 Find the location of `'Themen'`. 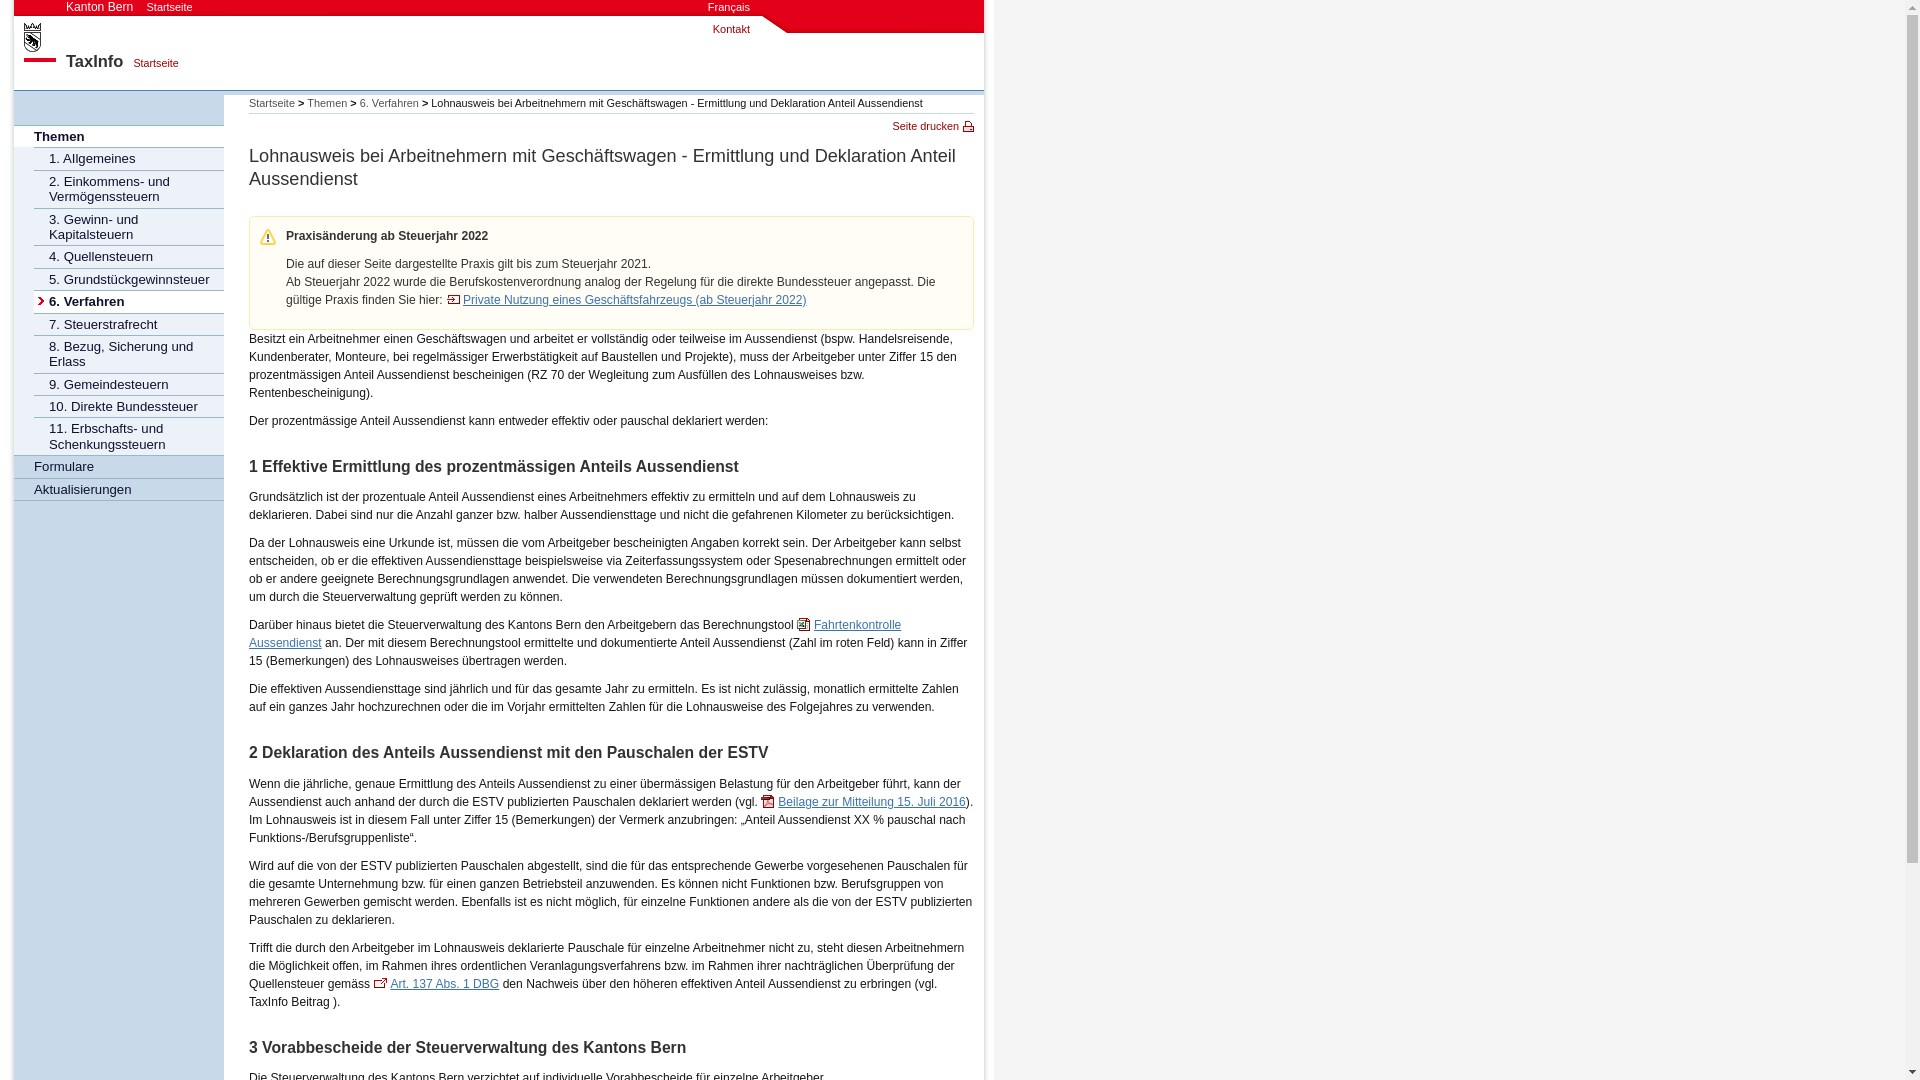

'Themen' is located at coordinates (118, 135).